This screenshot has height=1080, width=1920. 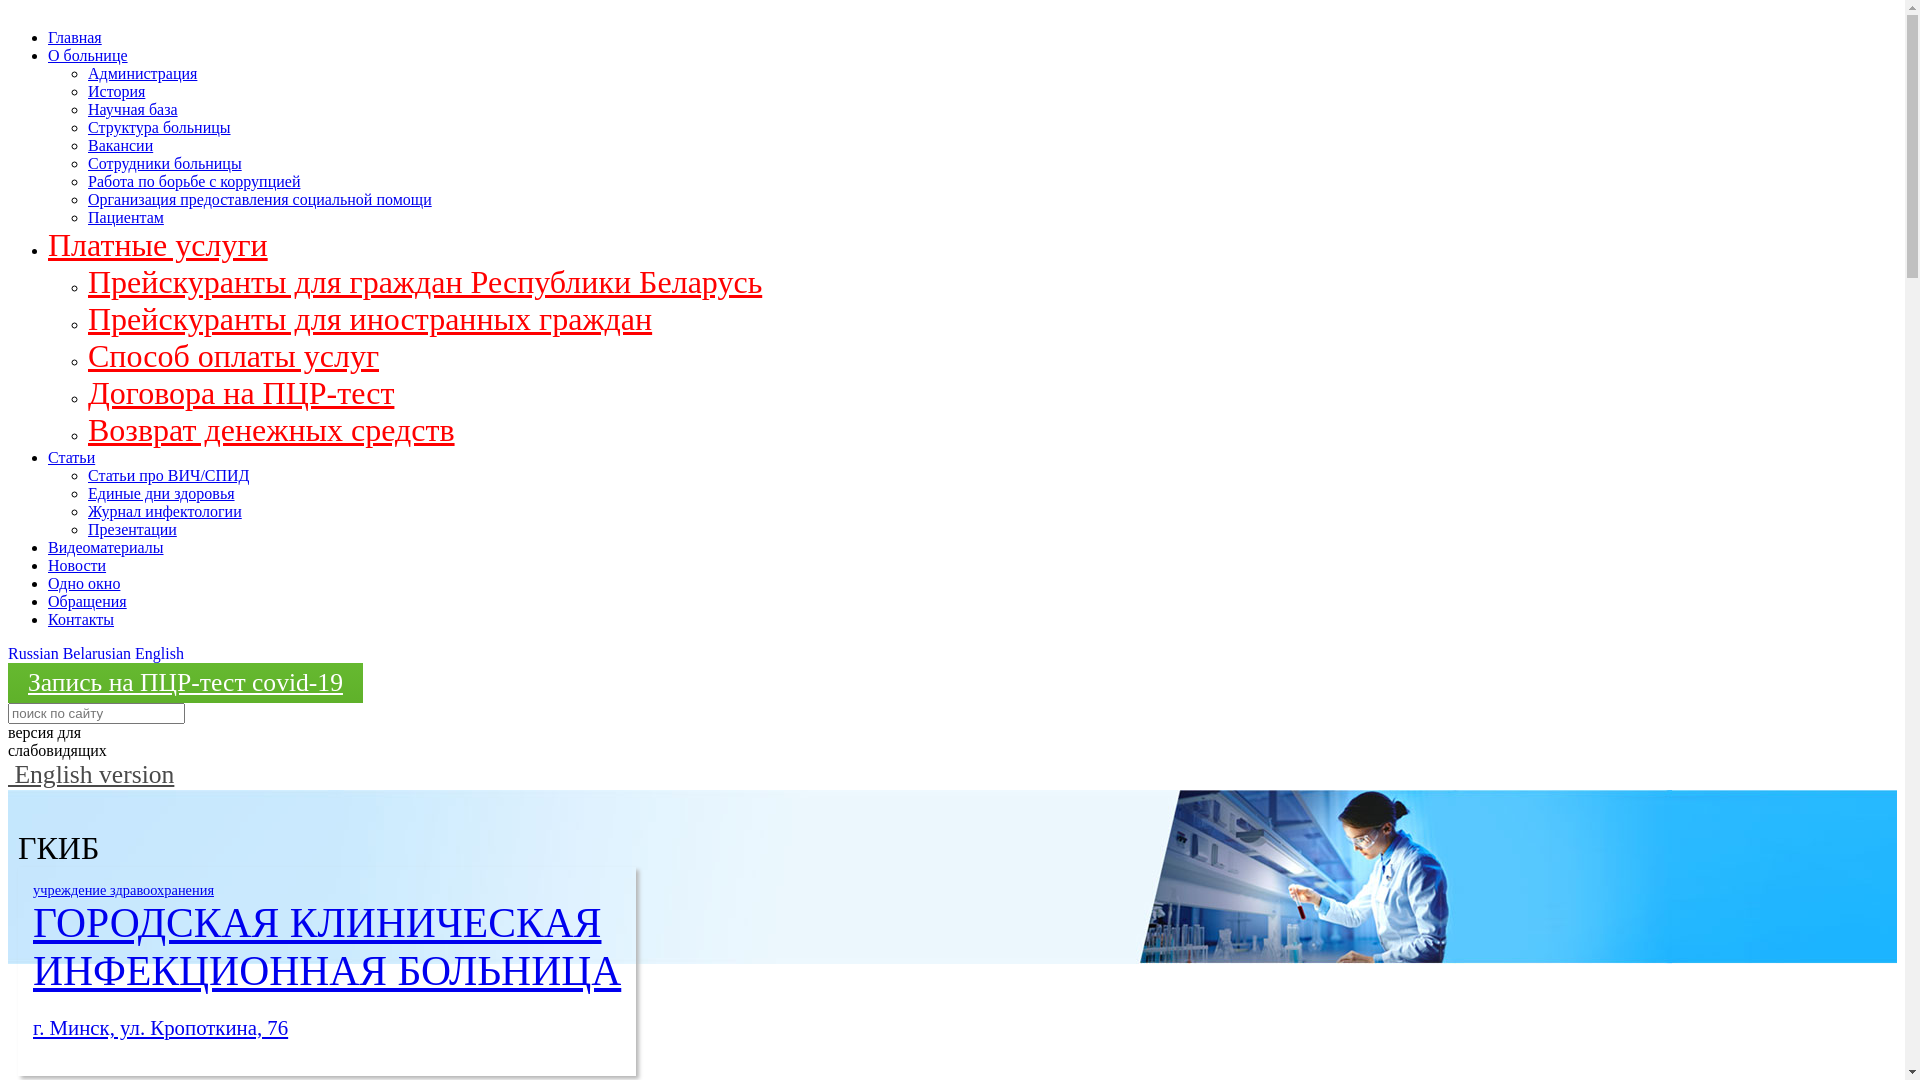 What do you see at coordinates (33, 653) in the screenshot?
I see `'Russian'` at bounding box center [33, 653].